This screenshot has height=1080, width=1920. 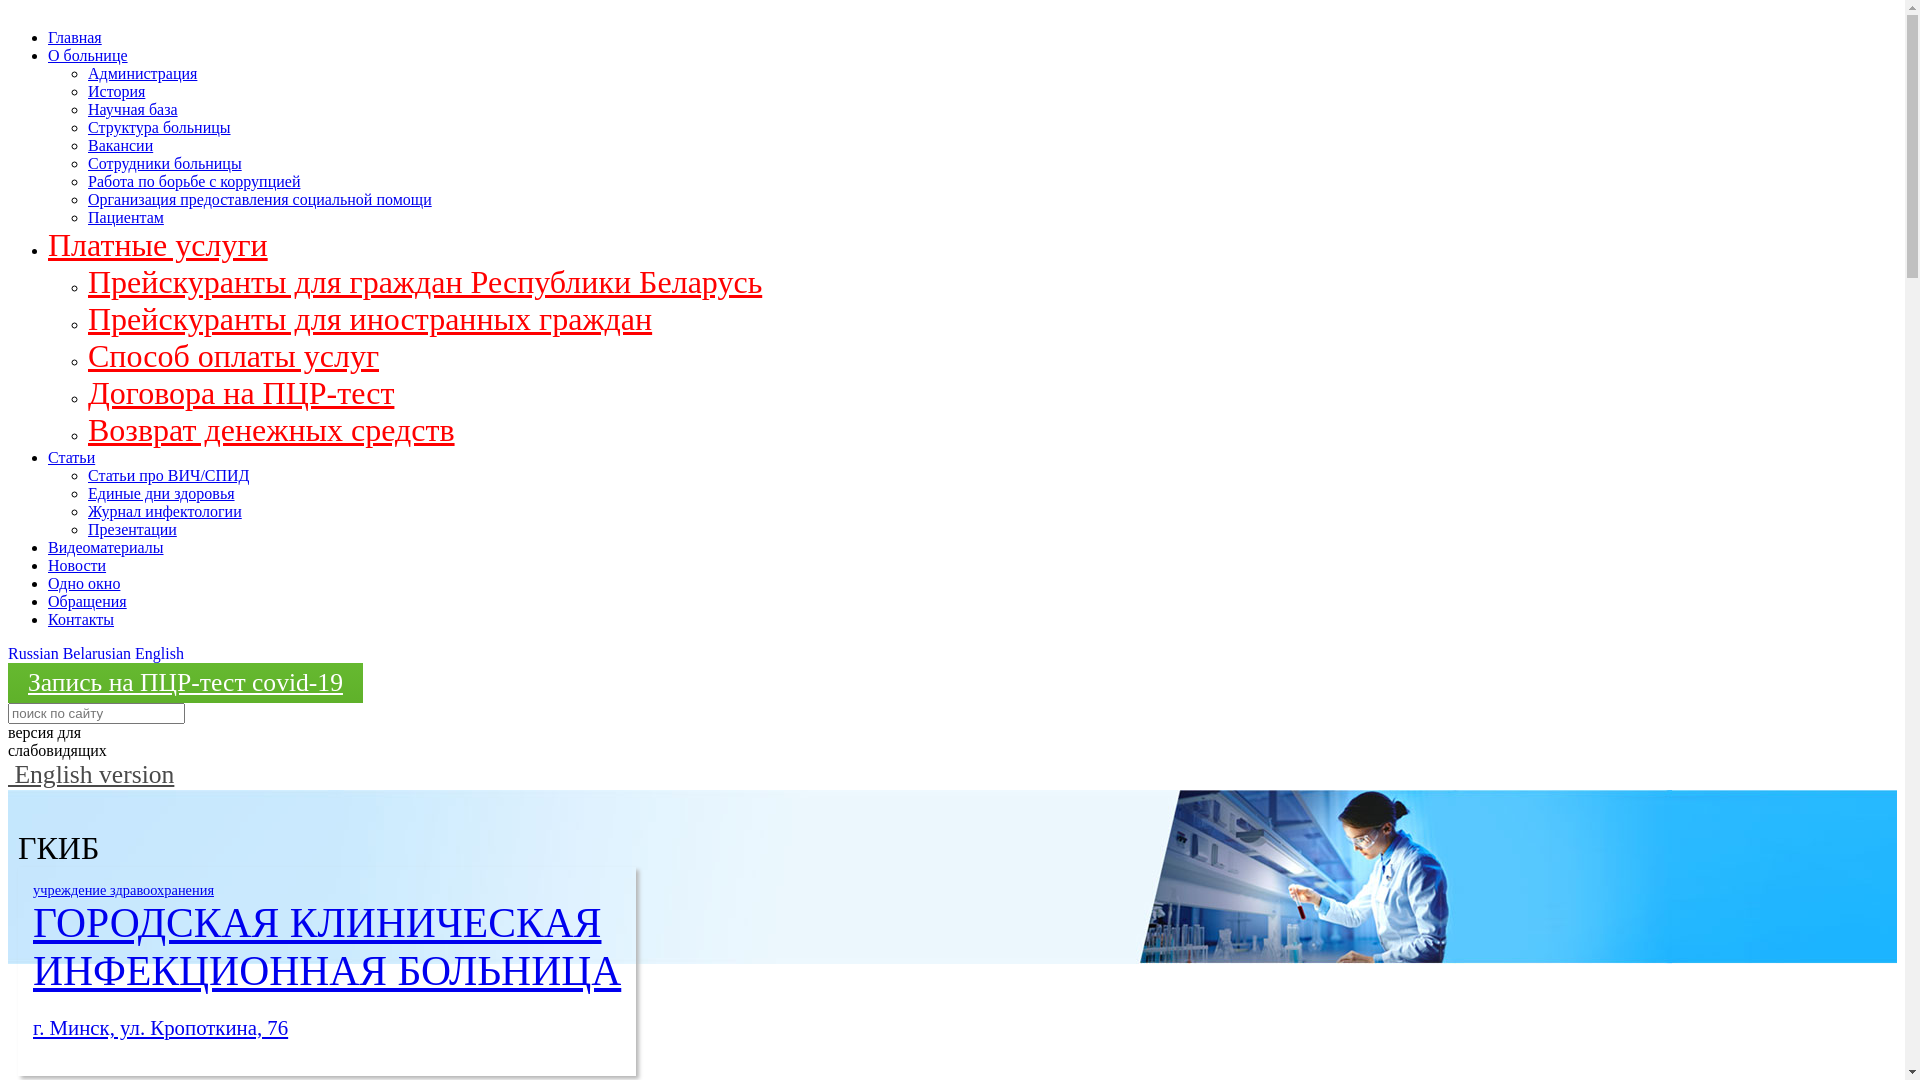 What do you see at coordinates (33, 653) in the screenshot?
I see `'Russian'` at bounding box center [33, 653].